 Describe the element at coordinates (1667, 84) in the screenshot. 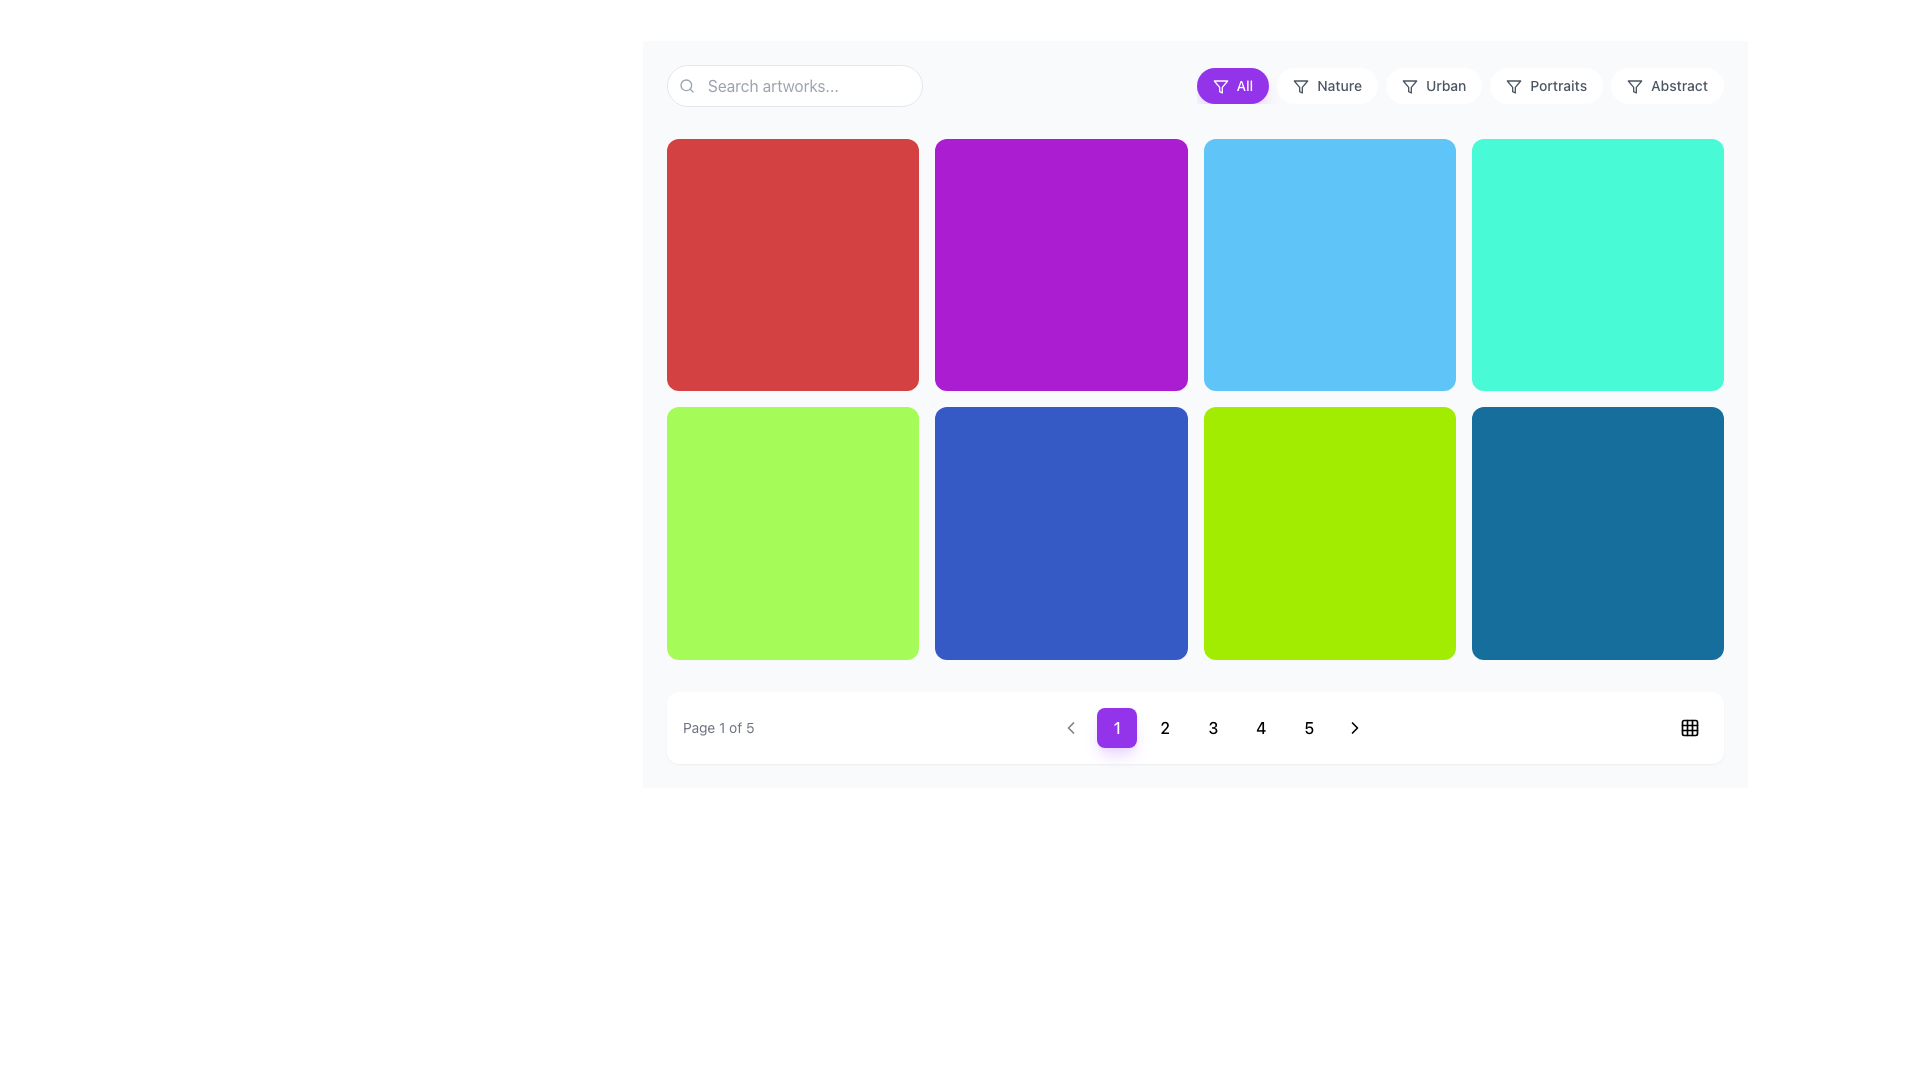

I see `the 'Abstract' button, which is a rounded rectangular button with a white background and gray text, located` at that location.